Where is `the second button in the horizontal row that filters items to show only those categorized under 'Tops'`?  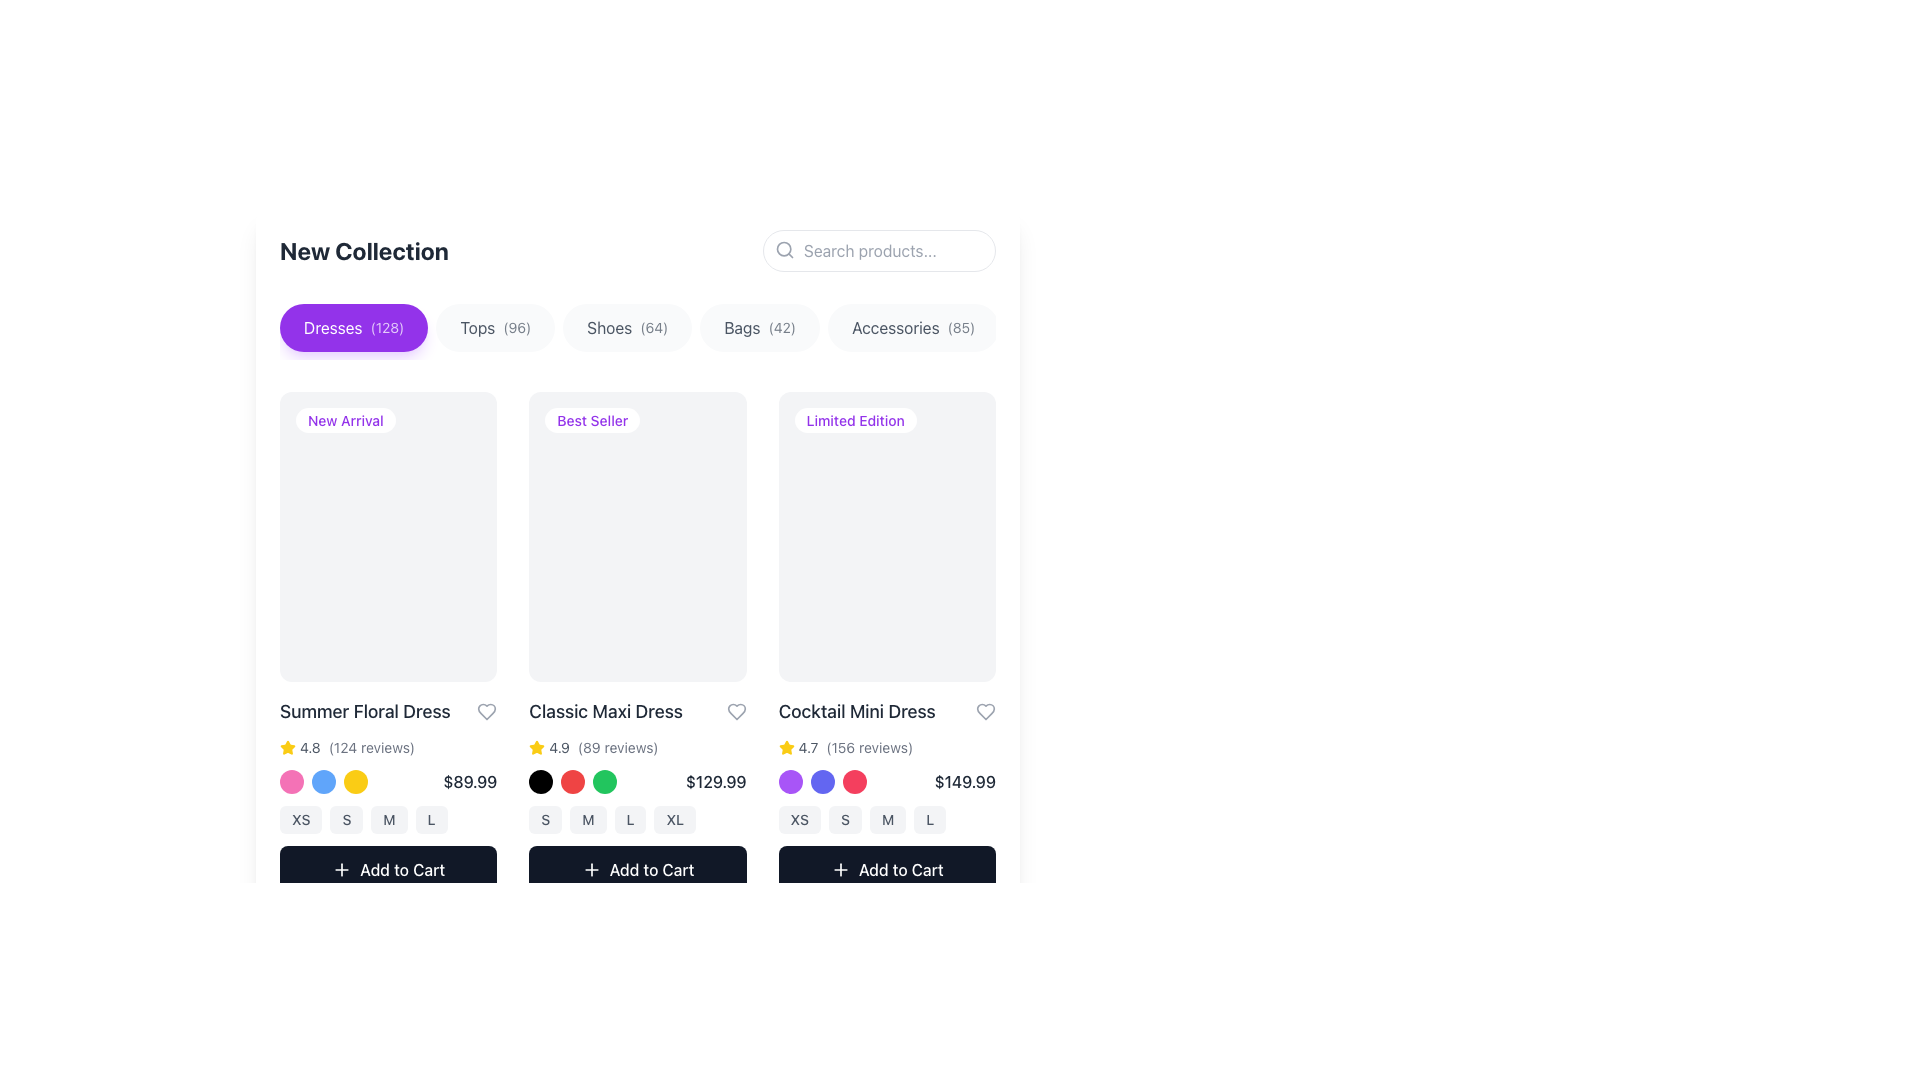
the second button in the horizontal row that filters items to show only those categorized under 'Tops' is located at coordinates (495, 326).